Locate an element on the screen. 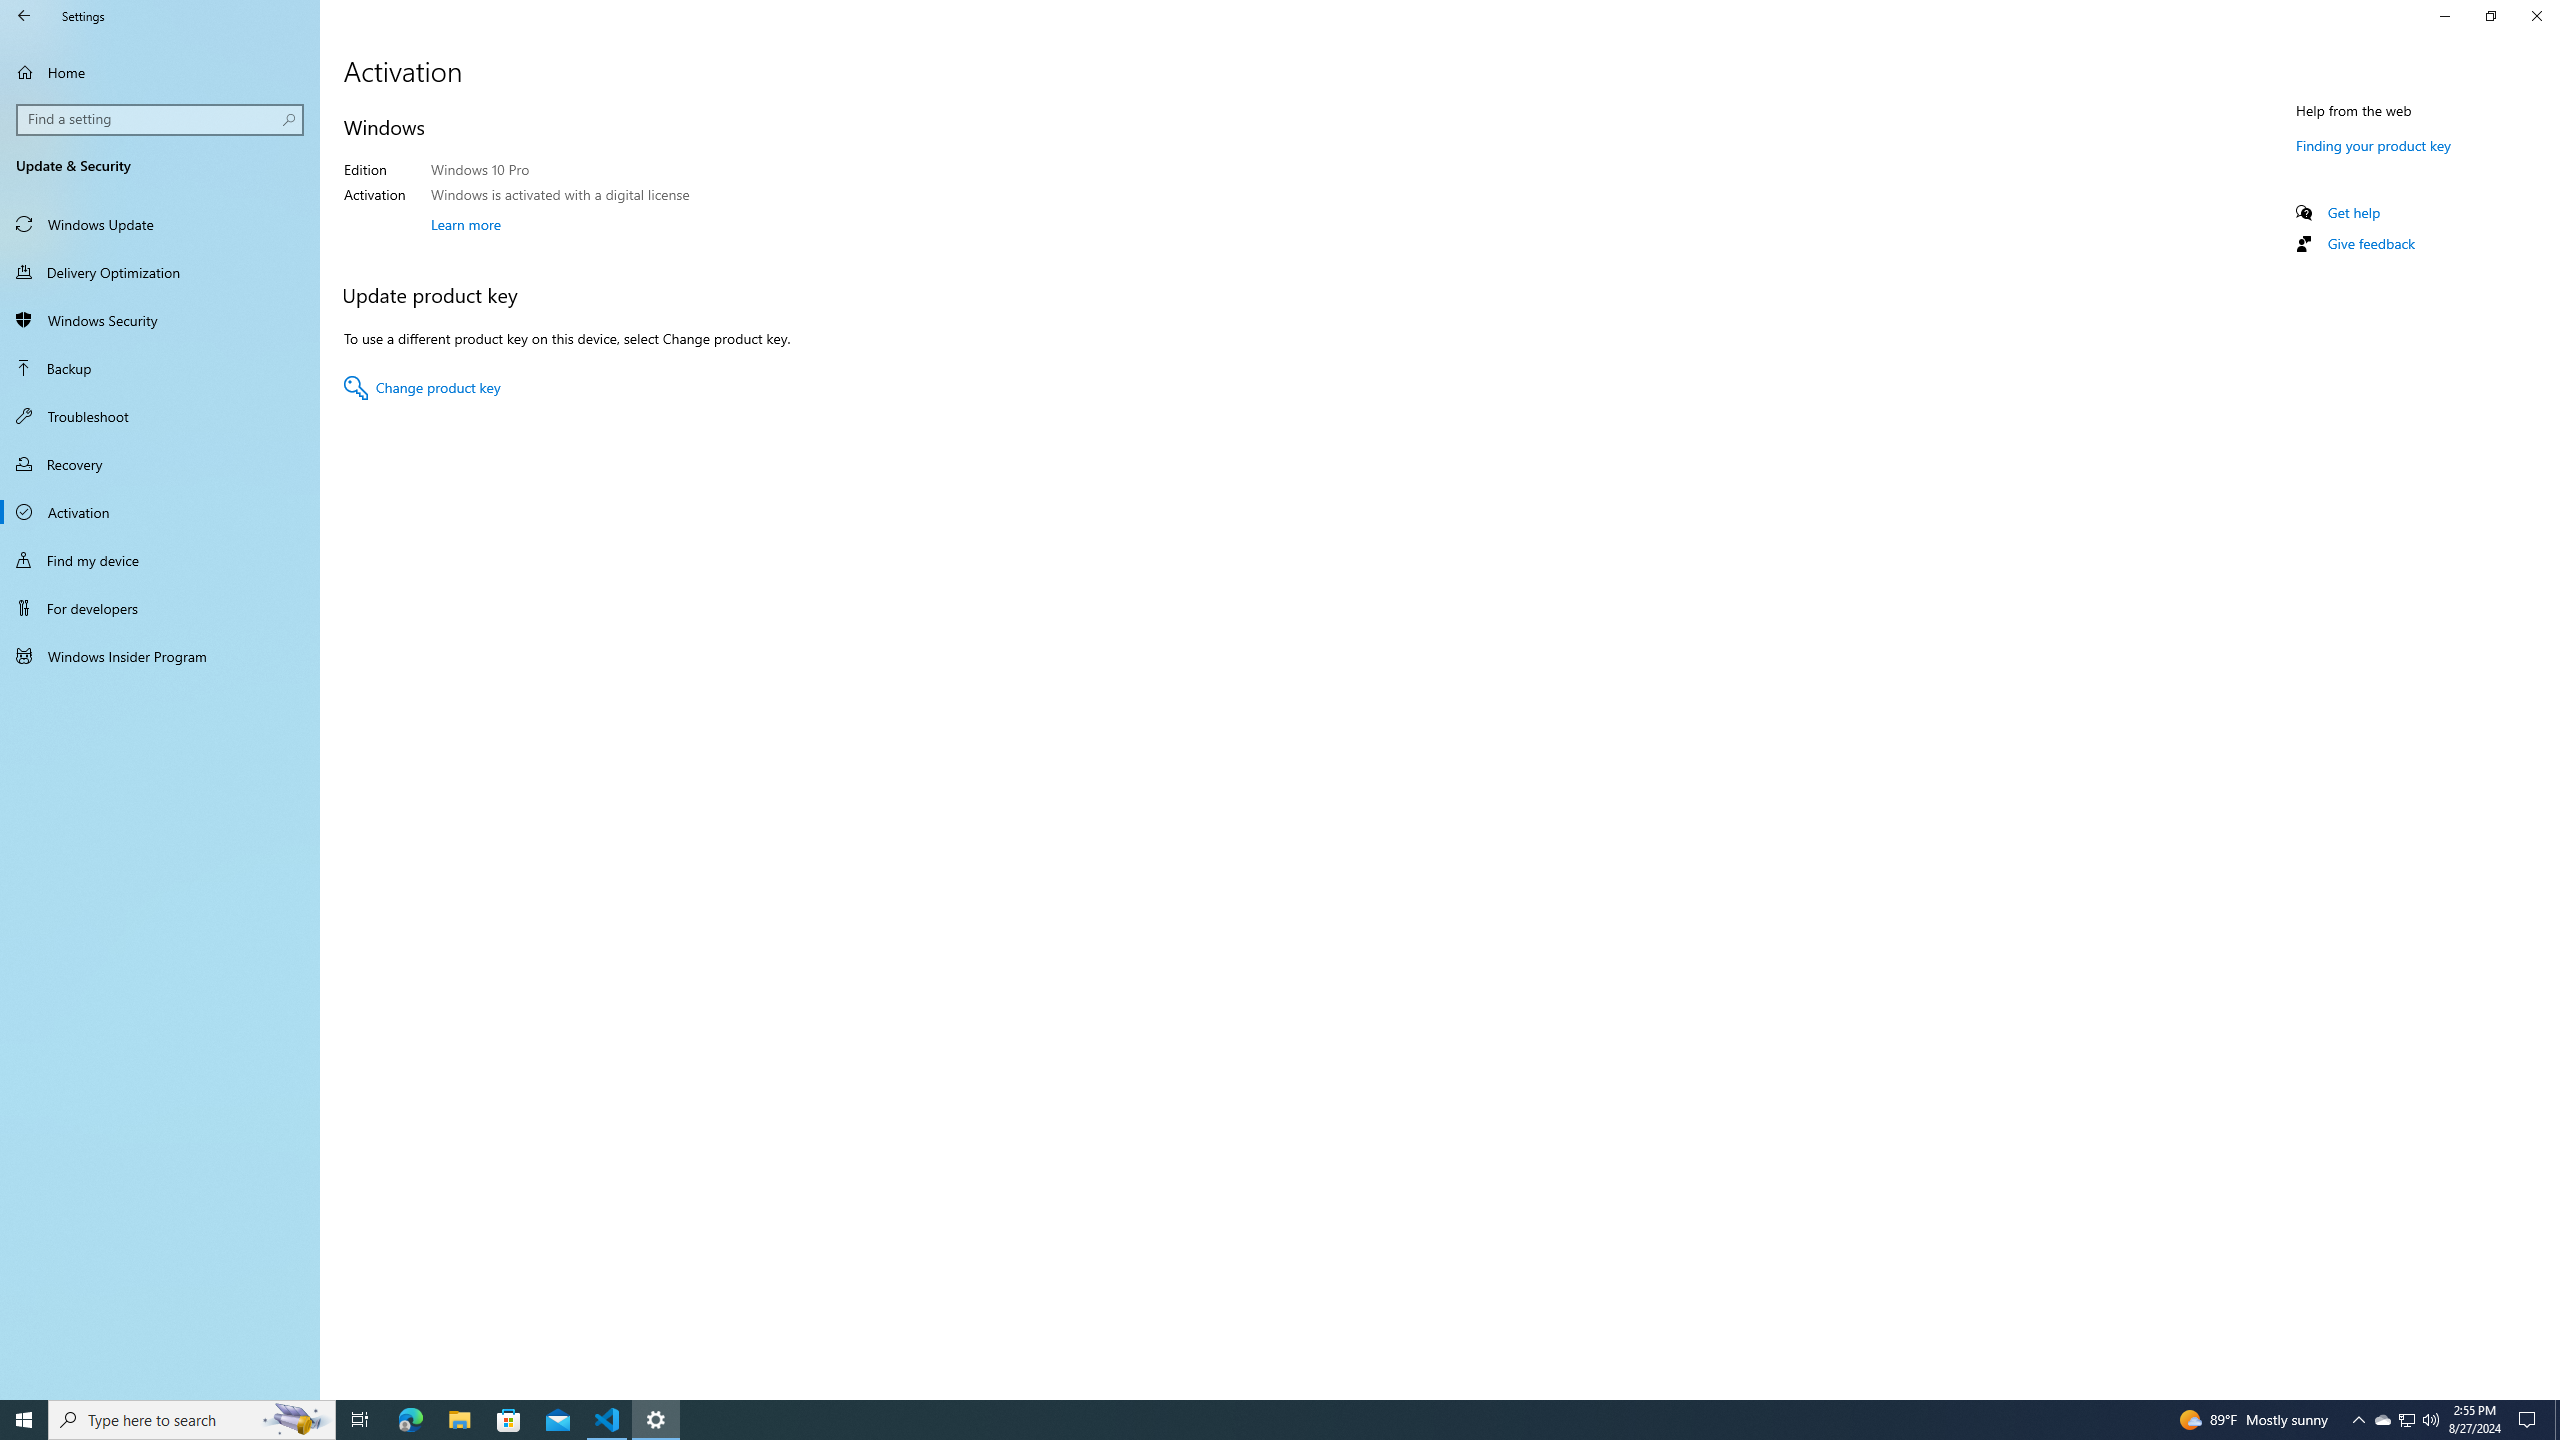 Image resolution: width=2560 pixels, height=1440 pixels. 'For developers' is located at coordinates (159, 608).